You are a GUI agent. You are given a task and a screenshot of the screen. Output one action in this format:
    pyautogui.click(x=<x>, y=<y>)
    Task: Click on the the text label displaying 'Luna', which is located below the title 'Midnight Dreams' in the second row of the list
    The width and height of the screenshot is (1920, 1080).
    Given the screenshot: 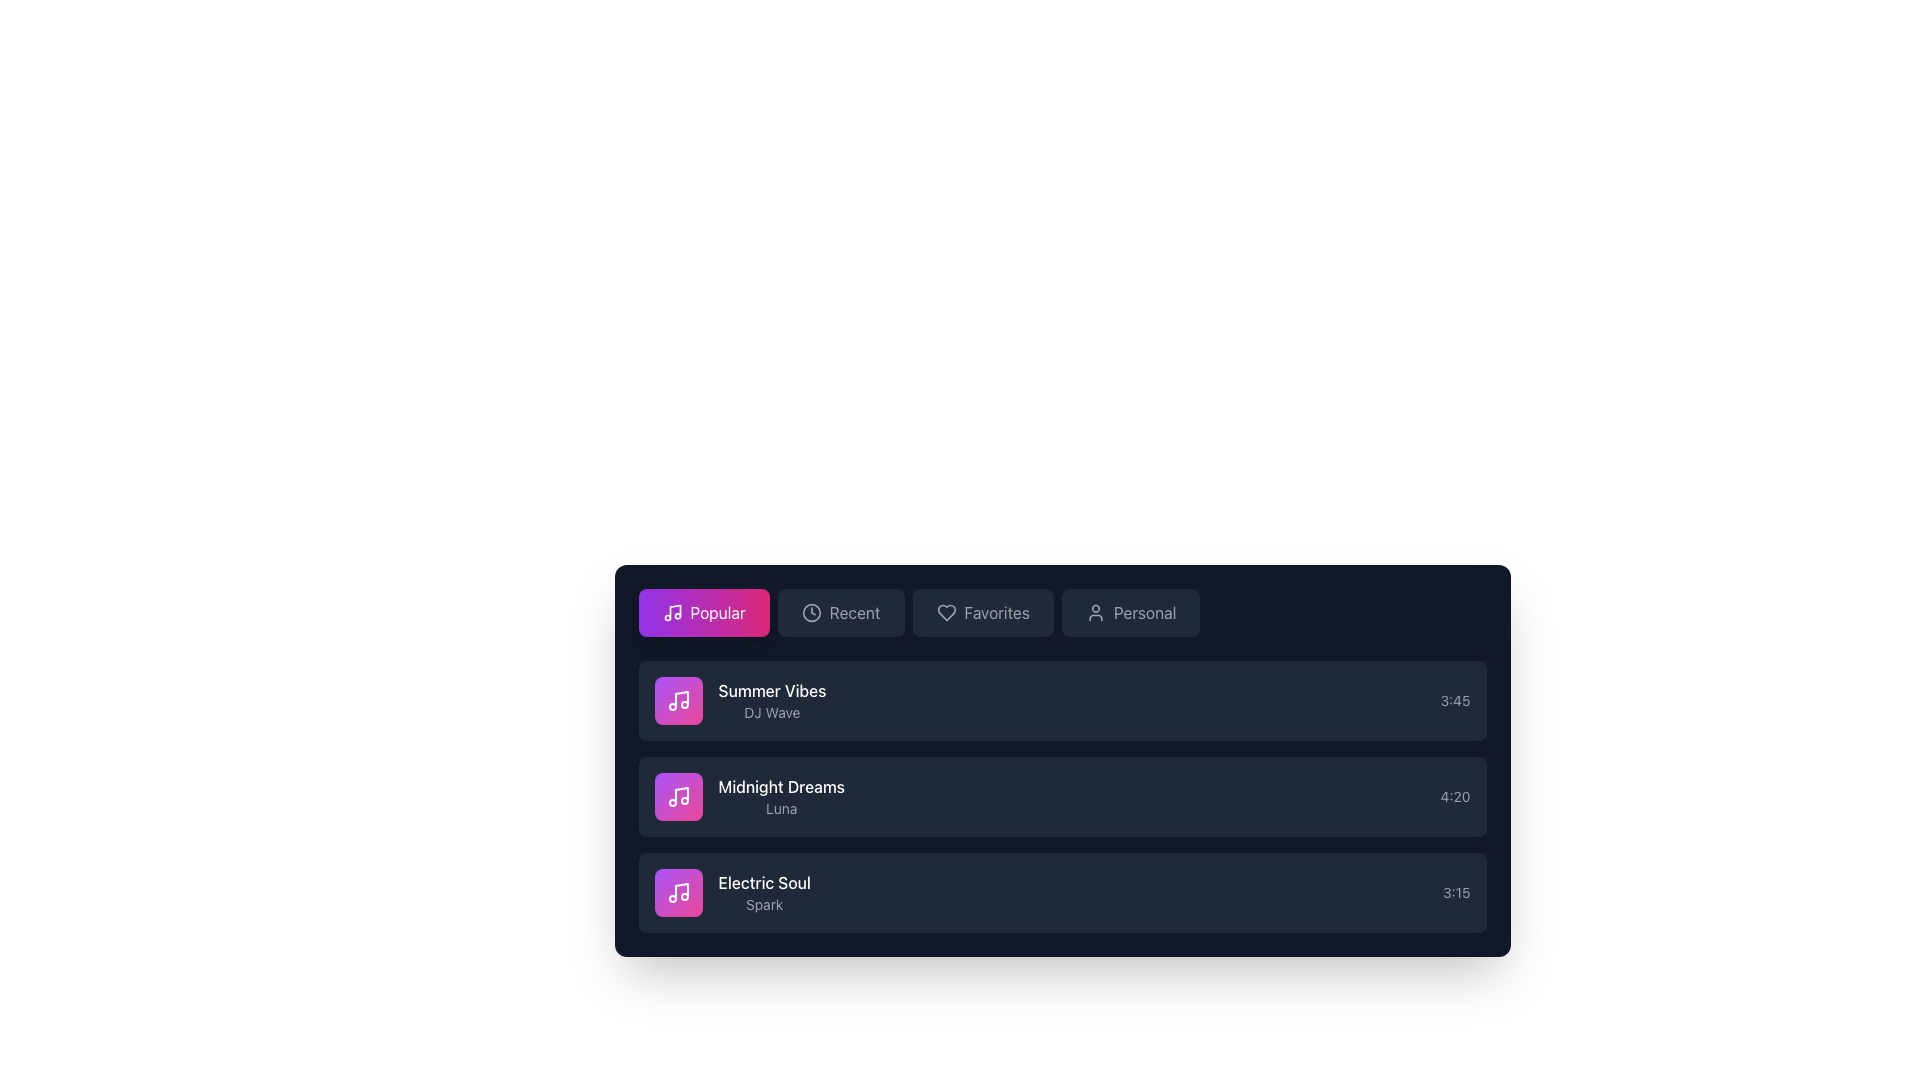 What is the action you would take?
    pyautogui.click(x=780, y=808)
    